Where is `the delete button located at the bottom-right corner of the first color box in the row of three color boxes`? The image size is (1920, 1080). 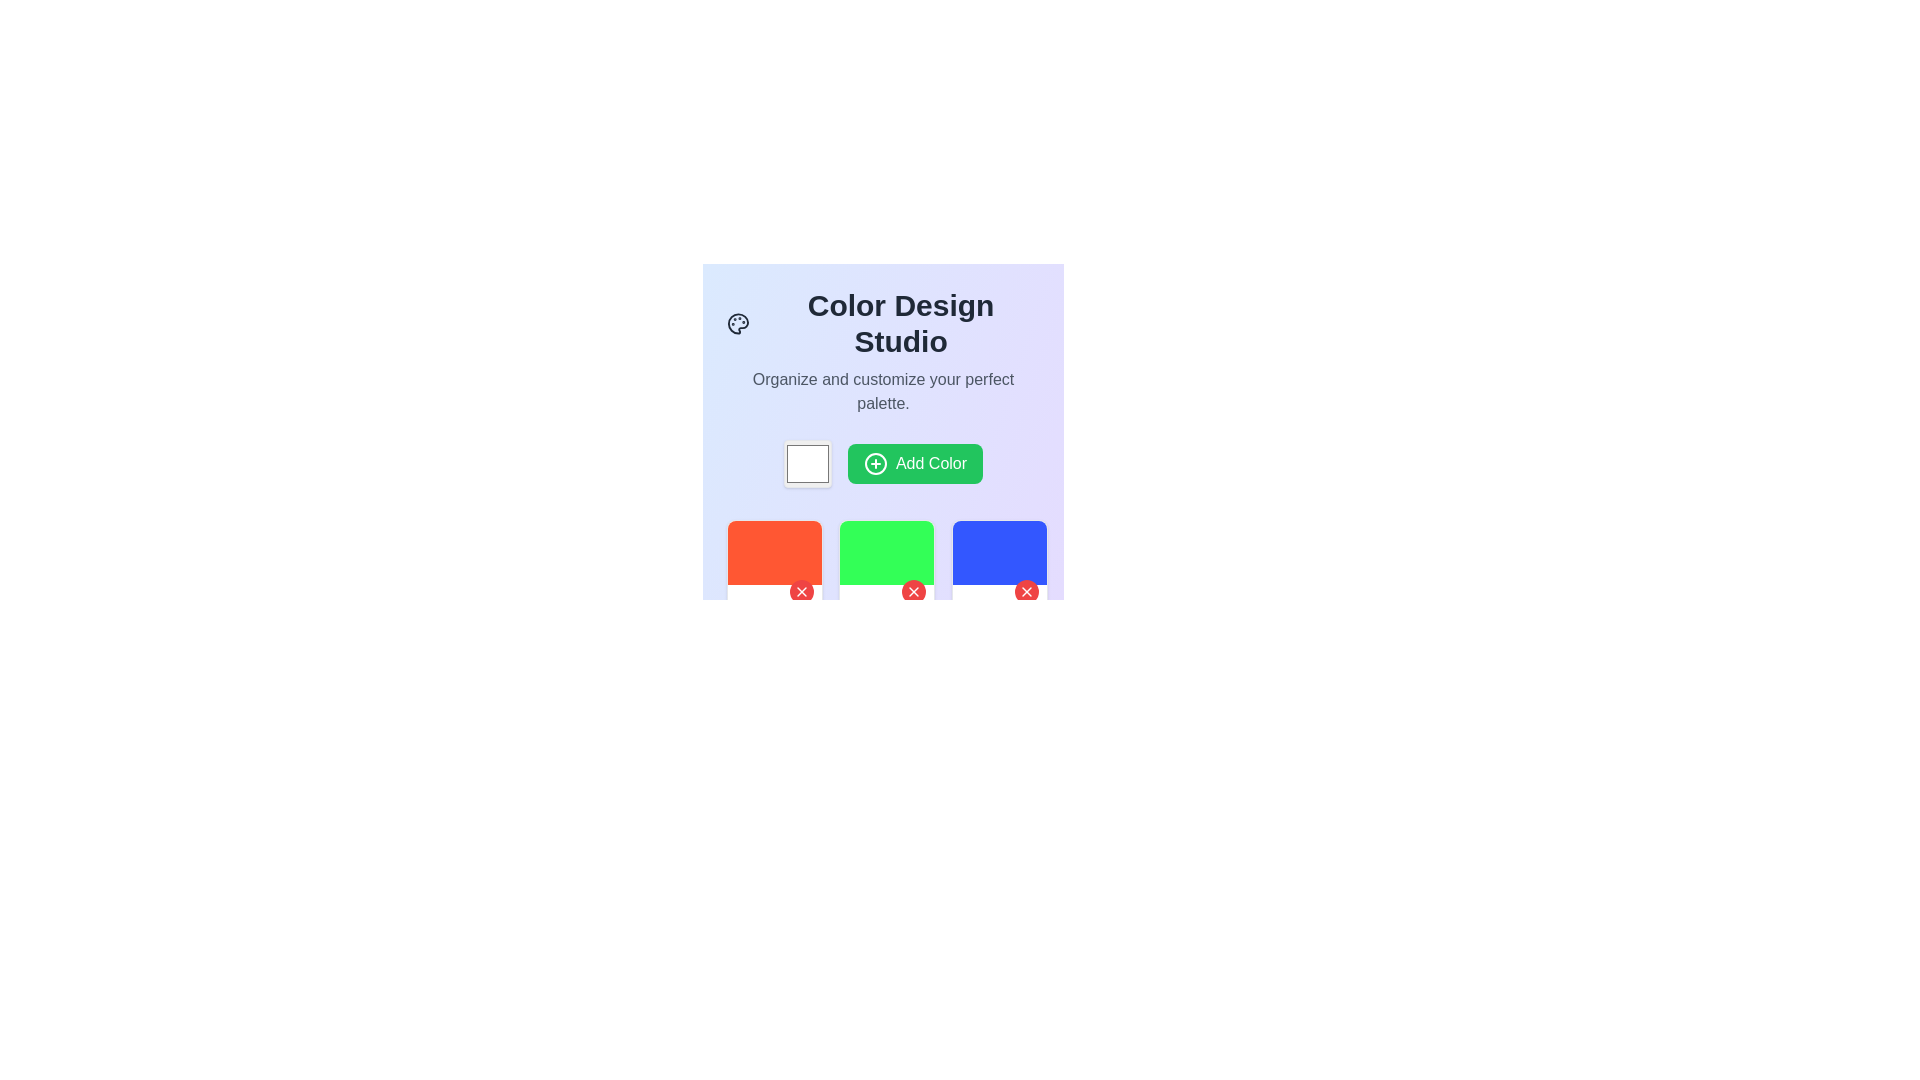
the delete button located at the bottom-right corner of the first color box in the row of three color boxes is located at coordinates (801, 592).